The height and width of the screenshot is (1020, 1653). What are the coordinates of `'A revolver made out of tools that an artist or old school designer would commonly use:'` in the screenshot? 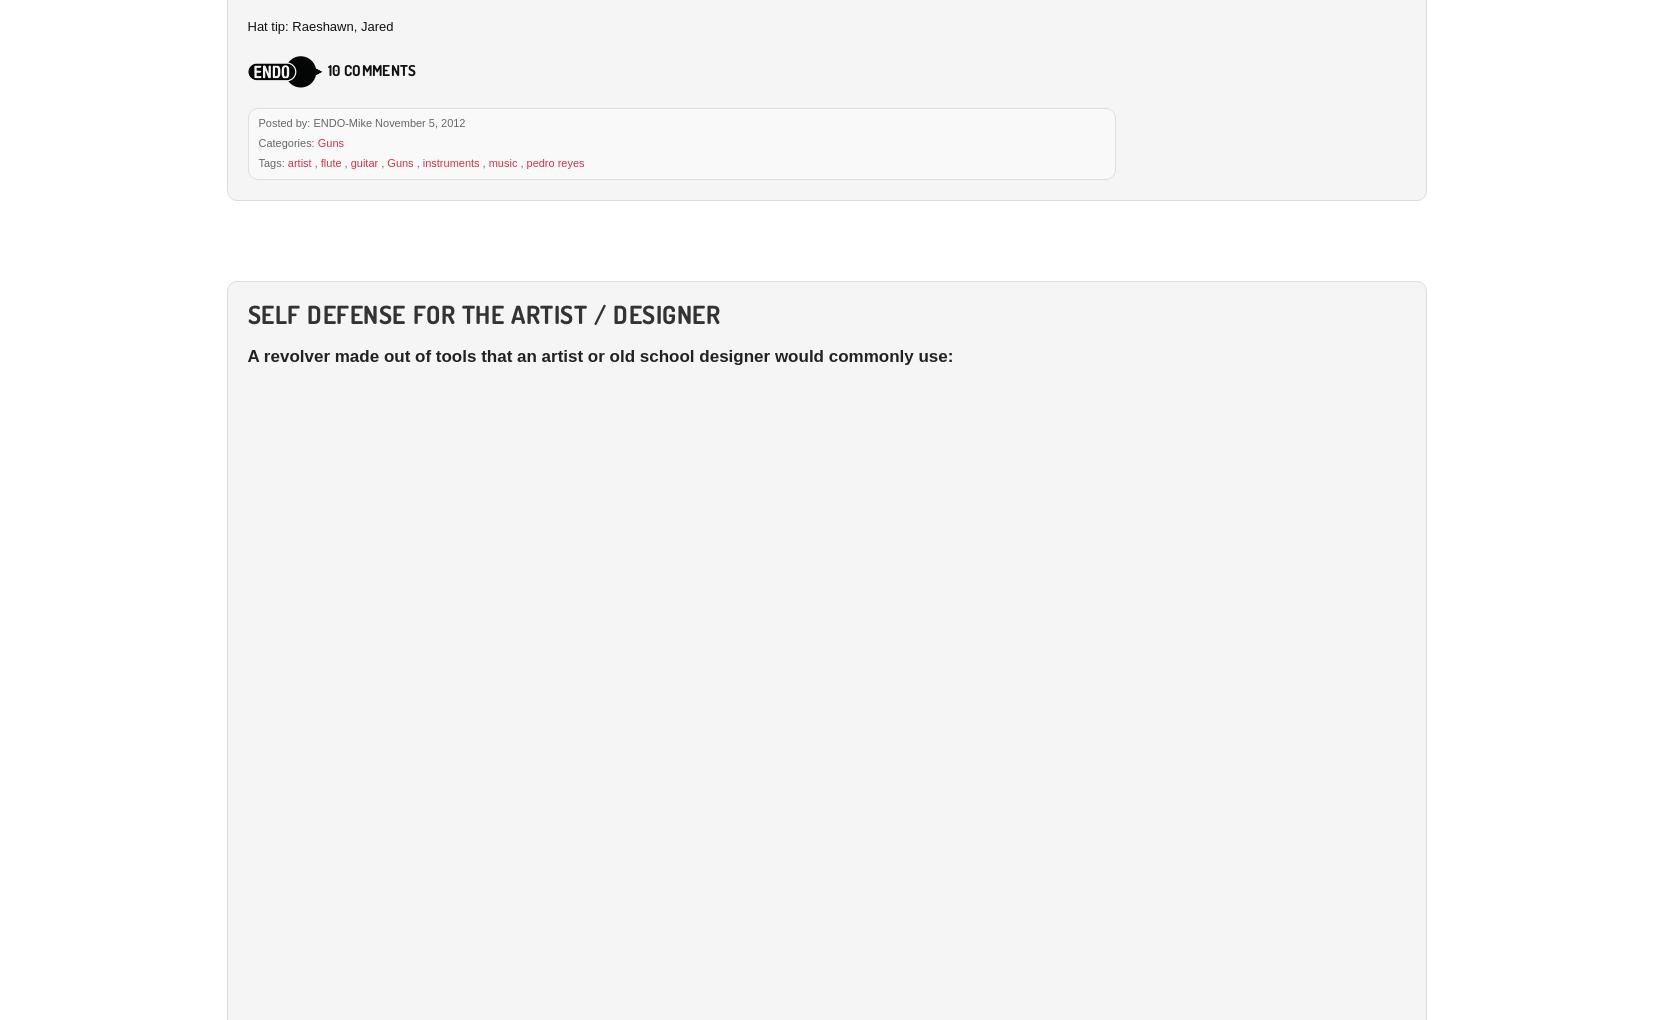 It's located at (245, 354).